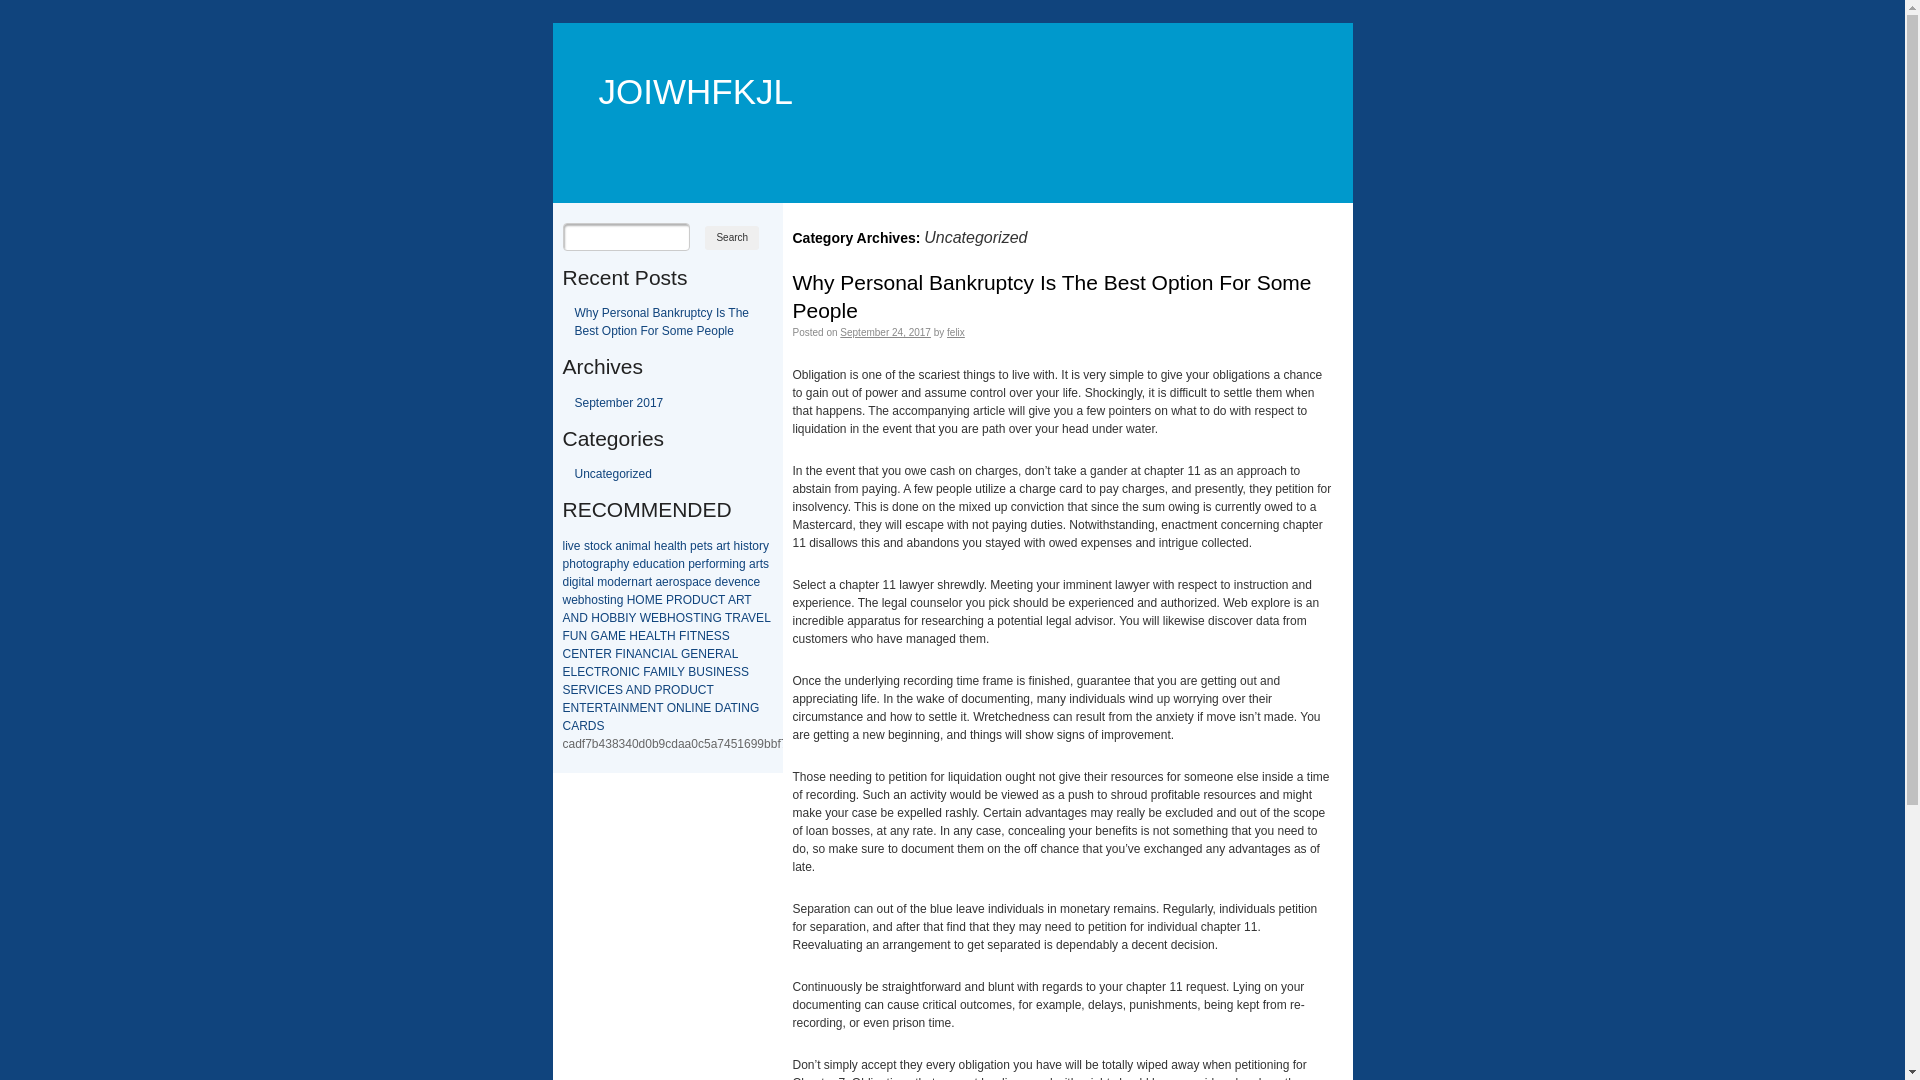 Image resolution: width=1920 pixels, height=1080 pixels. What do you see at coordinates (743, 582) in the screenshot?
I see `'n'` at bounding box center [743, 582].